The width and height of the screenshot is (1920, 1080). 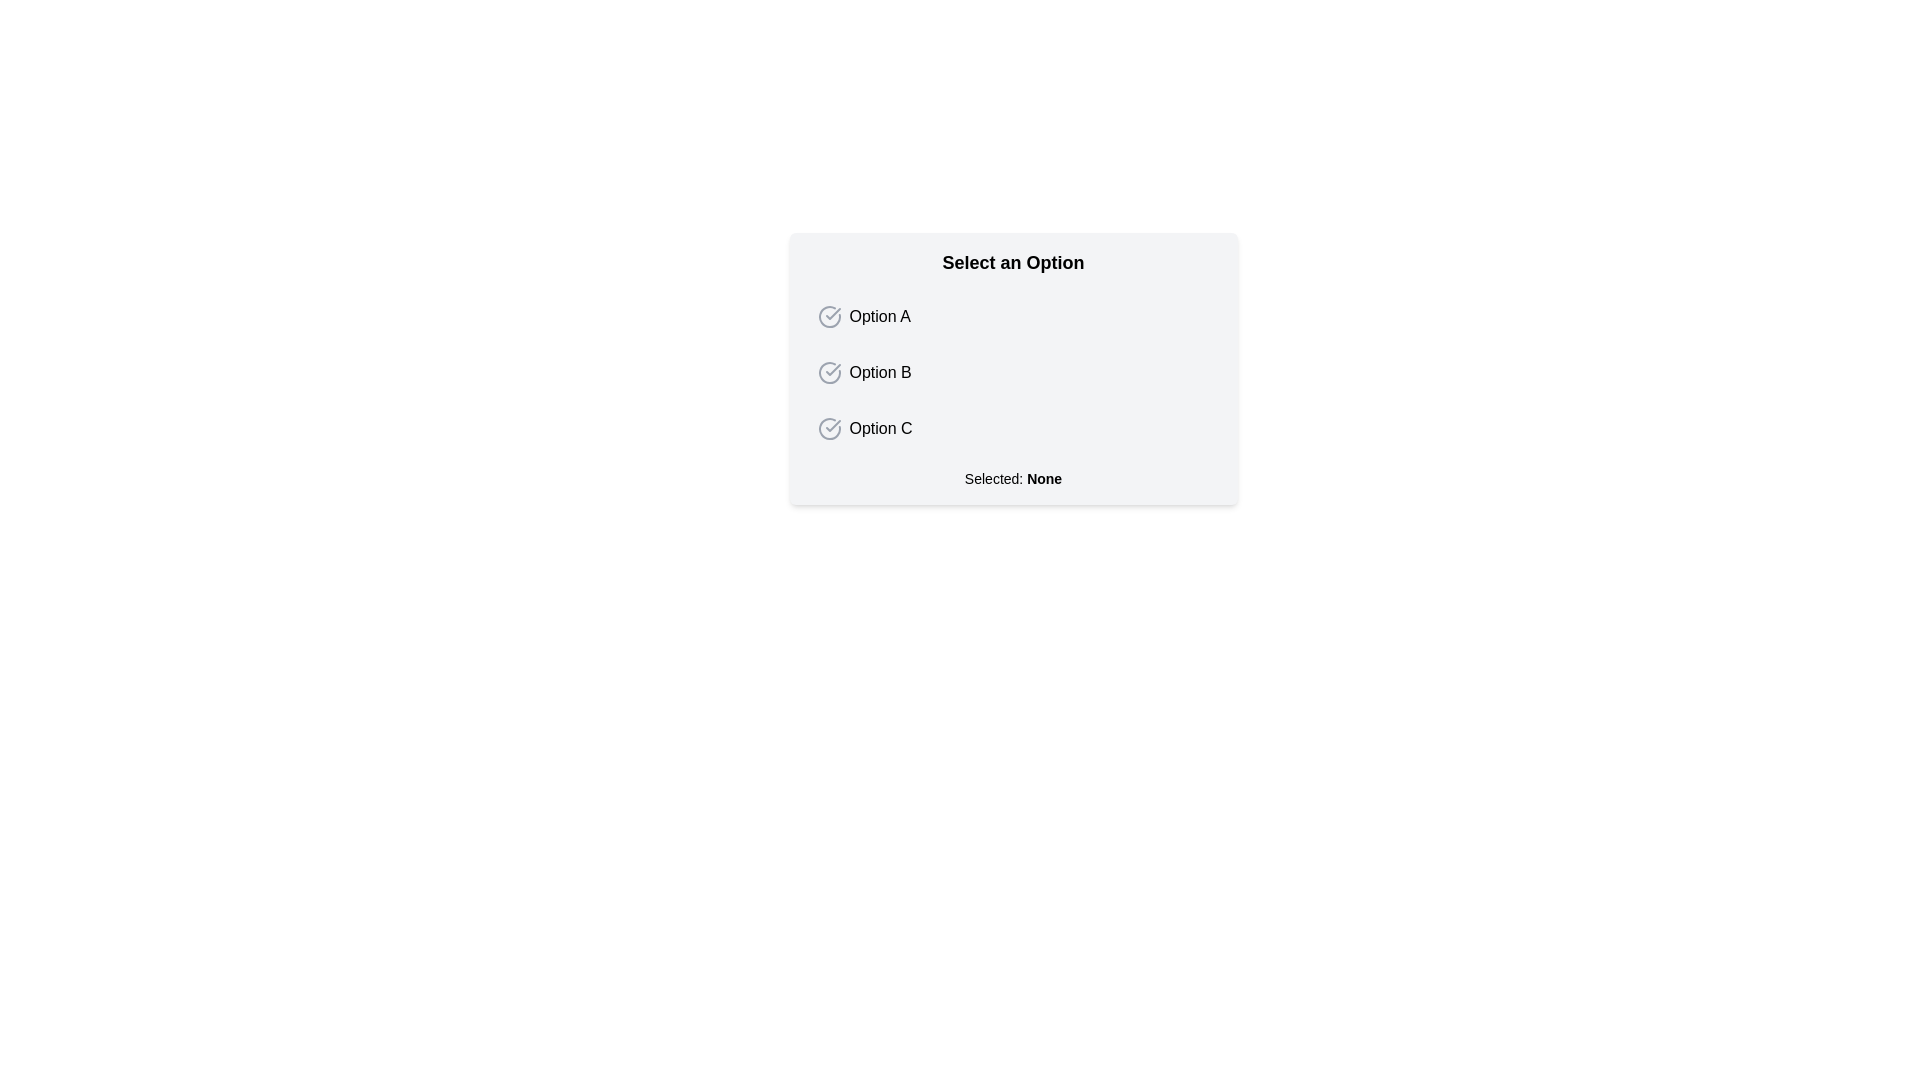 I want to click on the text label displaying 'Selected: None', which is positioned at the bottom of the box below the selection options, so click(x=1013, y=478).